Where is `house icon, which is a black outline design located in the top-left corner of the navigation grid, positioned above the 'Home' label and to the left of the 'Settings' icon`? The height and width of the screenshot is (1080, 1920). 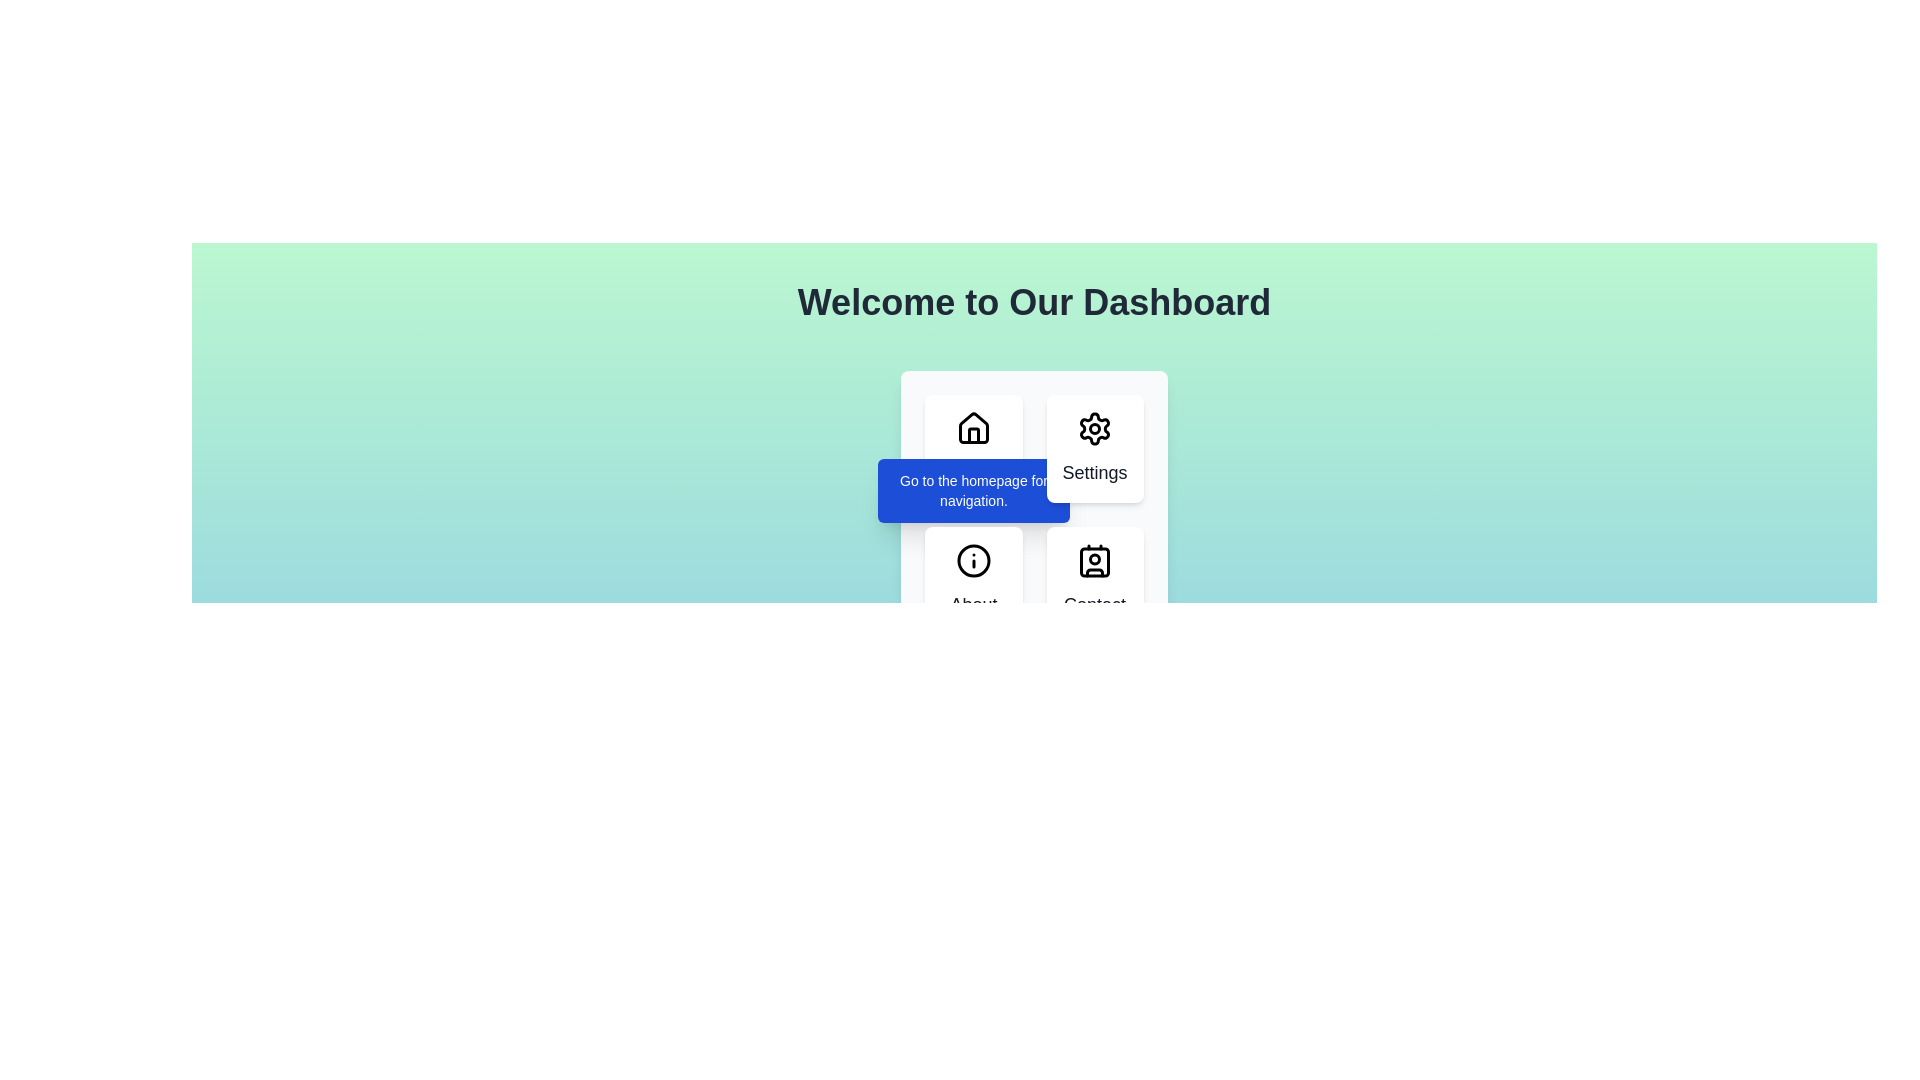 house icon, which is a black outline design located in the top-left corner of the navigation grid, positioned above the 'Home' label and to the left of the 'Settings' icon is located at coordinates (974, 427).